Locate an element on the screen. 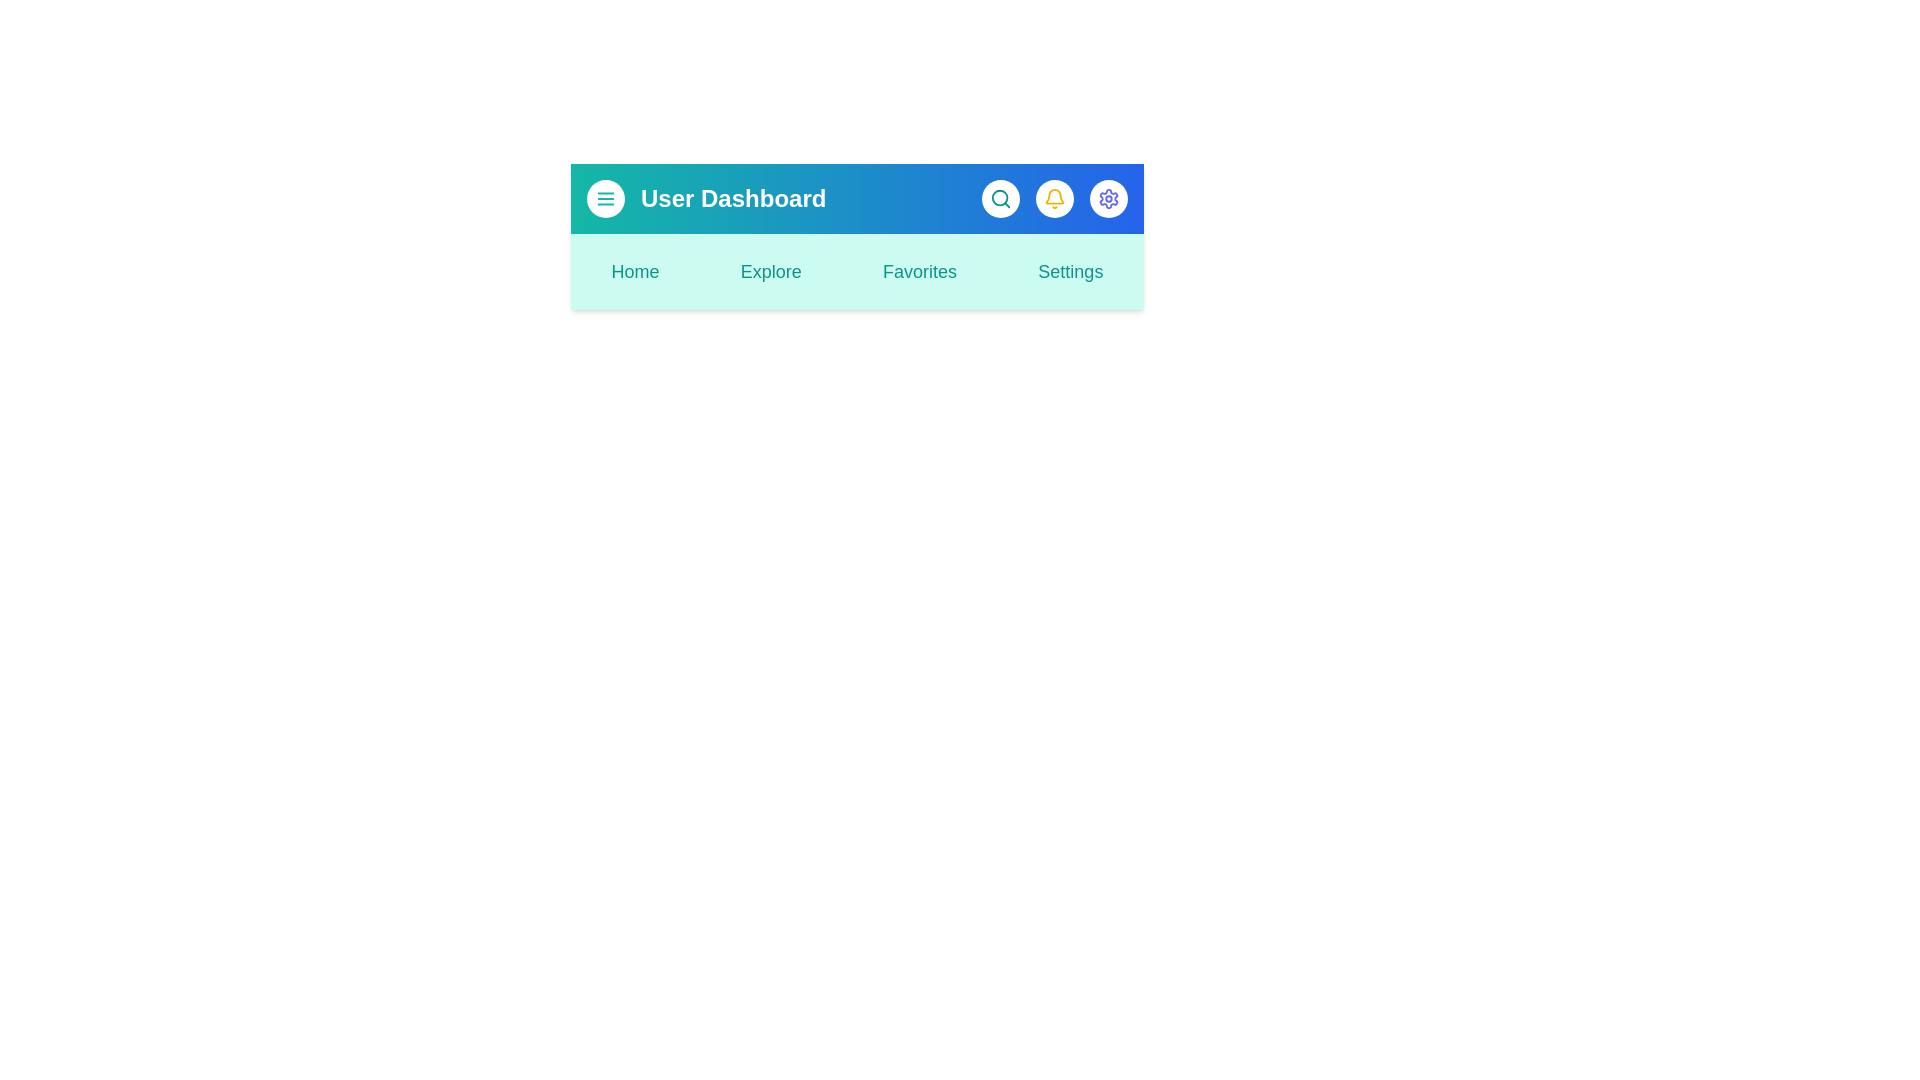 The width and height of the screenshot is (1920, 1080). the menu button to observe the hover effect is located at coordinates (604, 199).